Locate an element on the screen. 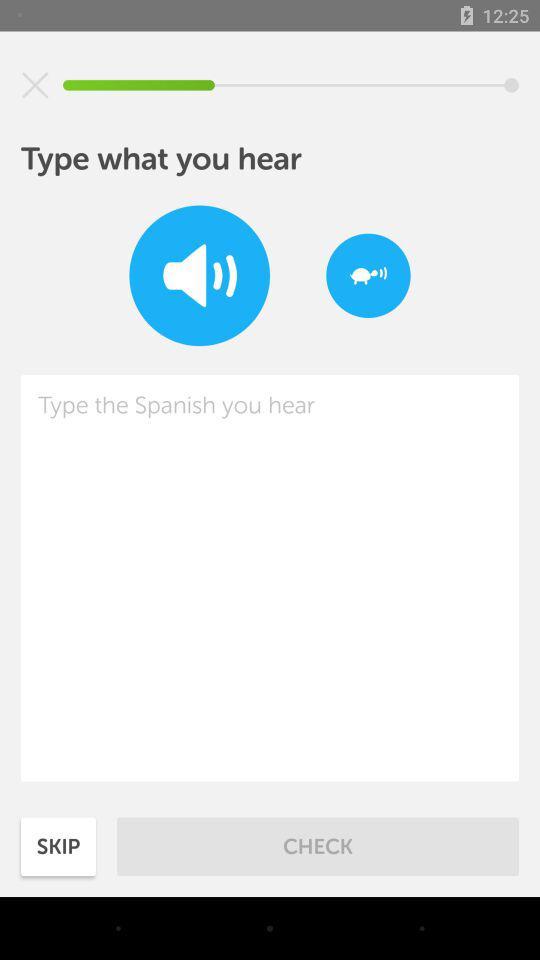  stop playing is located at coordinates (35, 85).